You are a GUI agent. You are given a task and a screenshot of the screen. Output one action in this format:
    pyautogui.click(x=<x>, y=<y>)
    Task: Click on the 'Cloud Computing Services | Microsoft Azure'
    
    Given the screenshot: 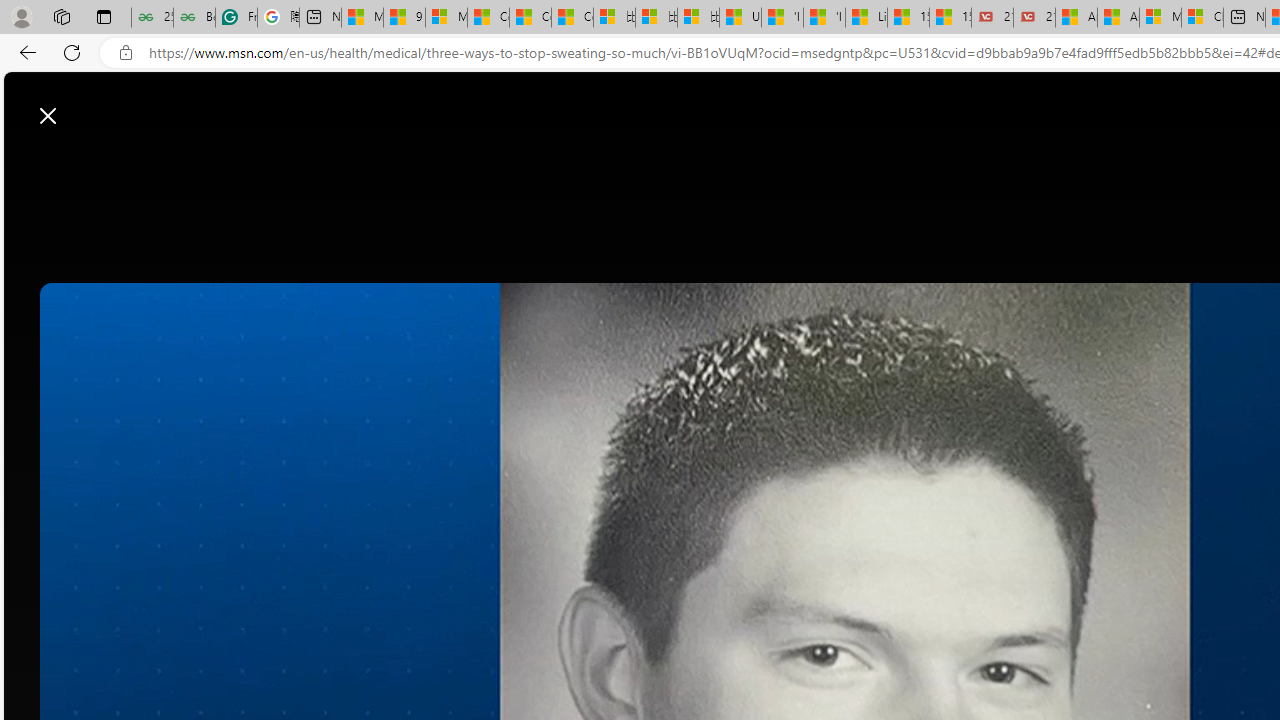 What is the action you would take?
    pyautogui.click(x=1200, y=17)
    